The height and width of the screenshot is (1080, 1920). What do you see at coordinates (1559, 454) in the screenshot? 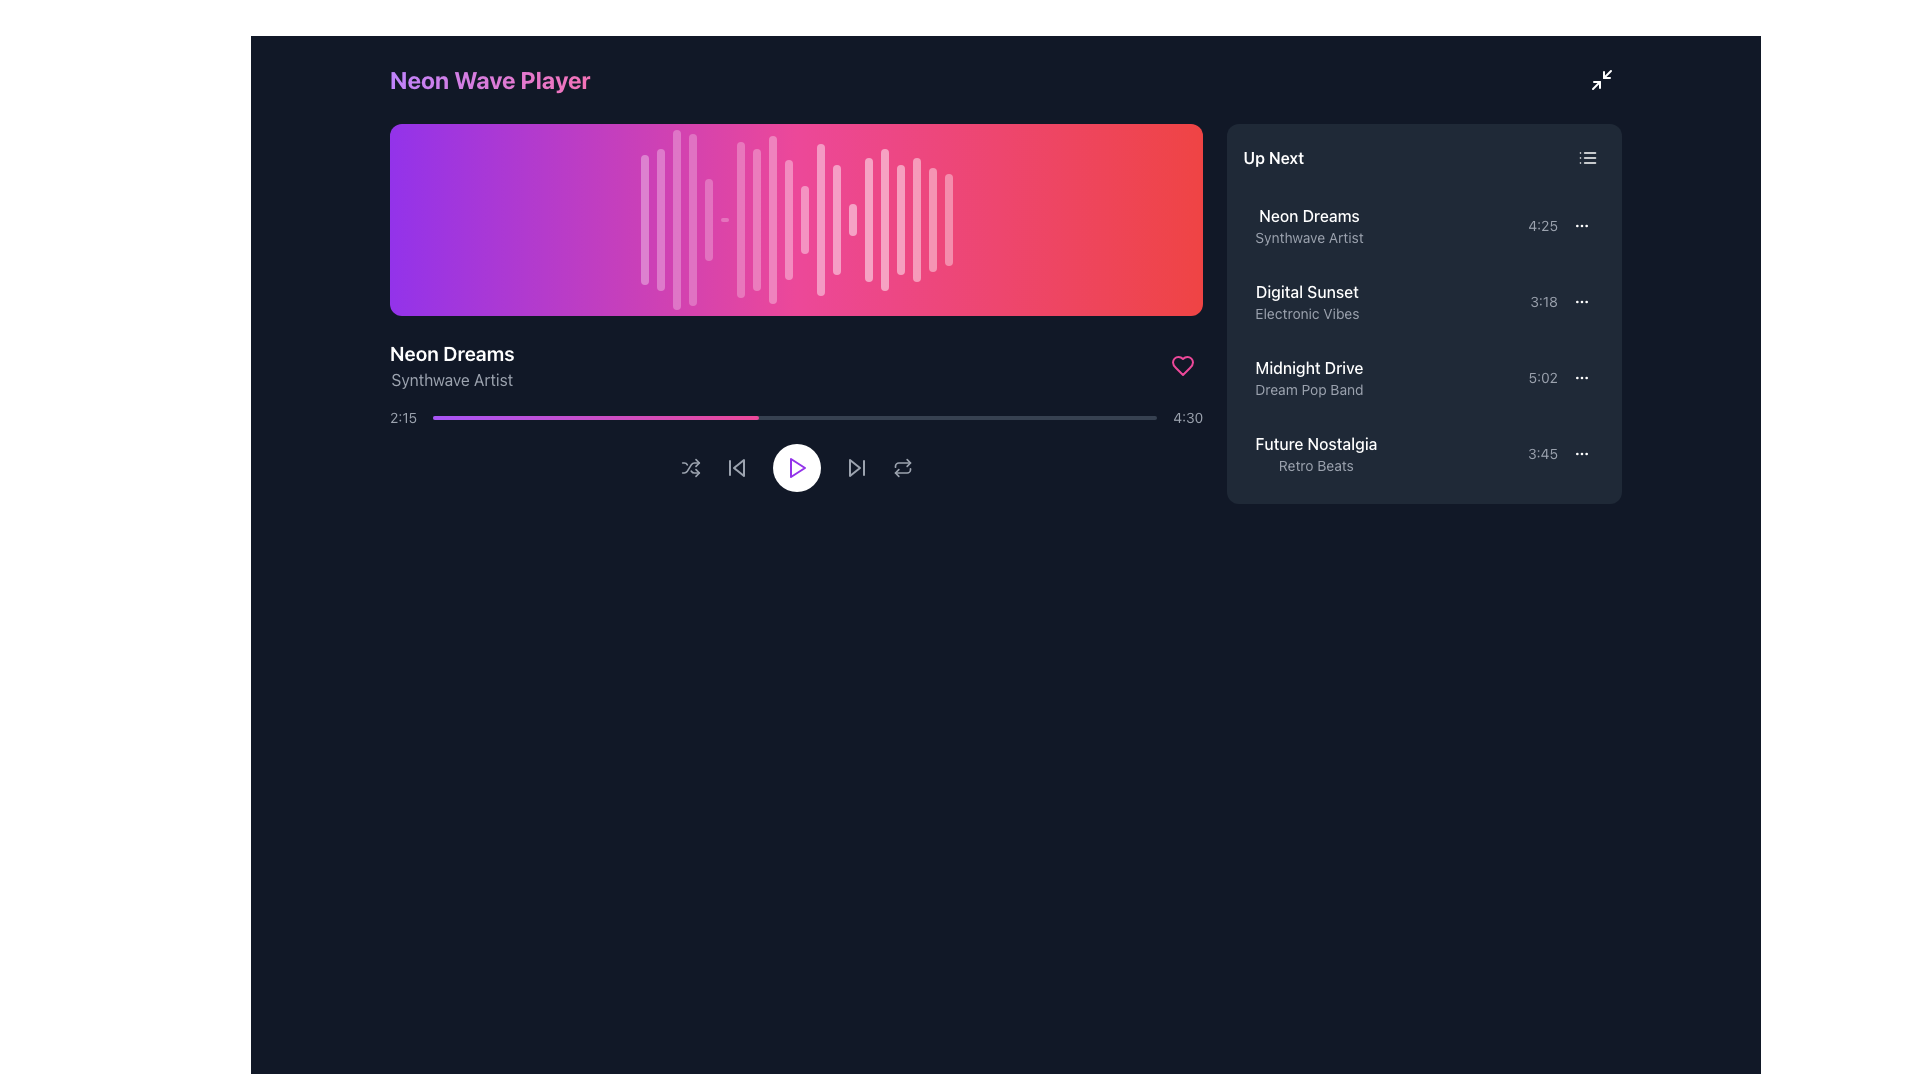
I see `the text displaying the duration of the track 'Future Nostalgia' with the associated ellipsis menu icon located in the bottom section of the 'Up Next' list in the right sidebar` at bounding box center [1559, 454].